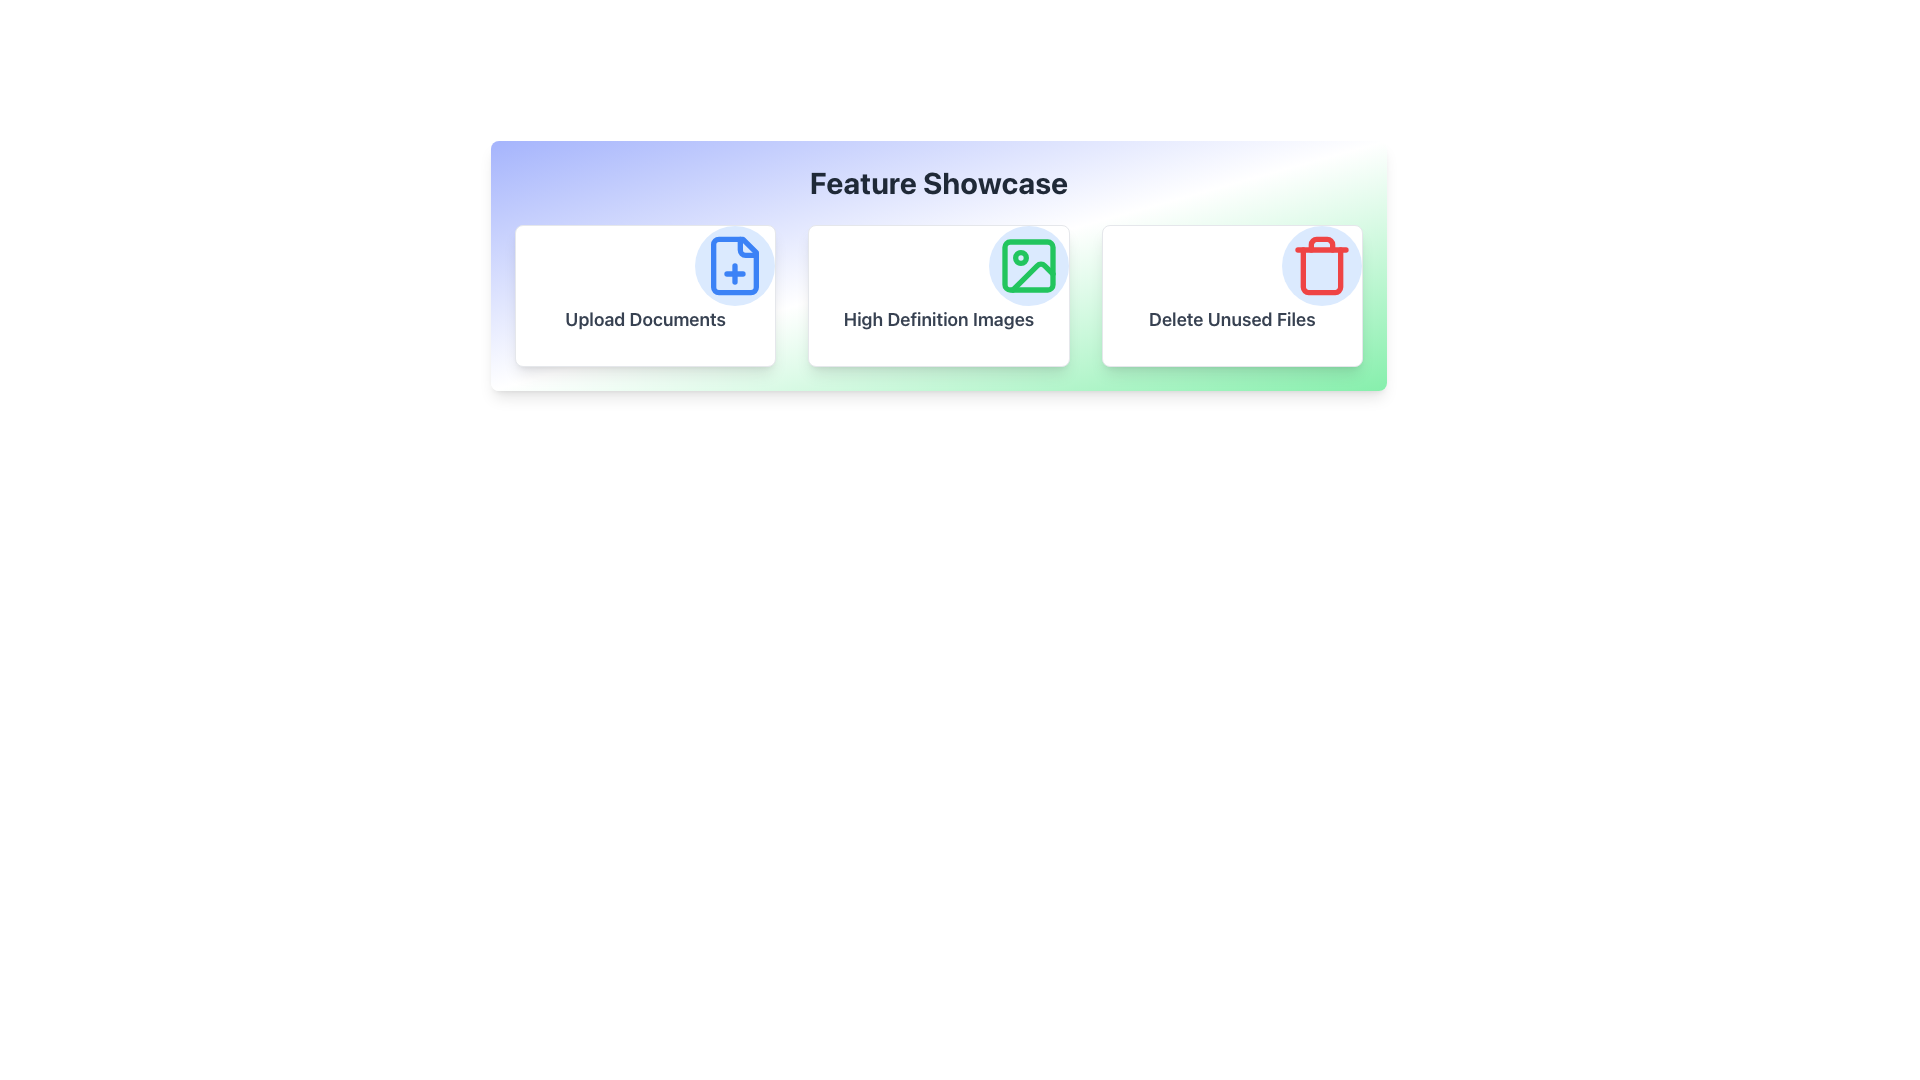 The image size is (1920, 1080). I want to click on the bold, large-sized text element displaying 'Feature Showcase', which is styled with a bold font and centered alignment, located at the top center of the interface, so click(938, 182).